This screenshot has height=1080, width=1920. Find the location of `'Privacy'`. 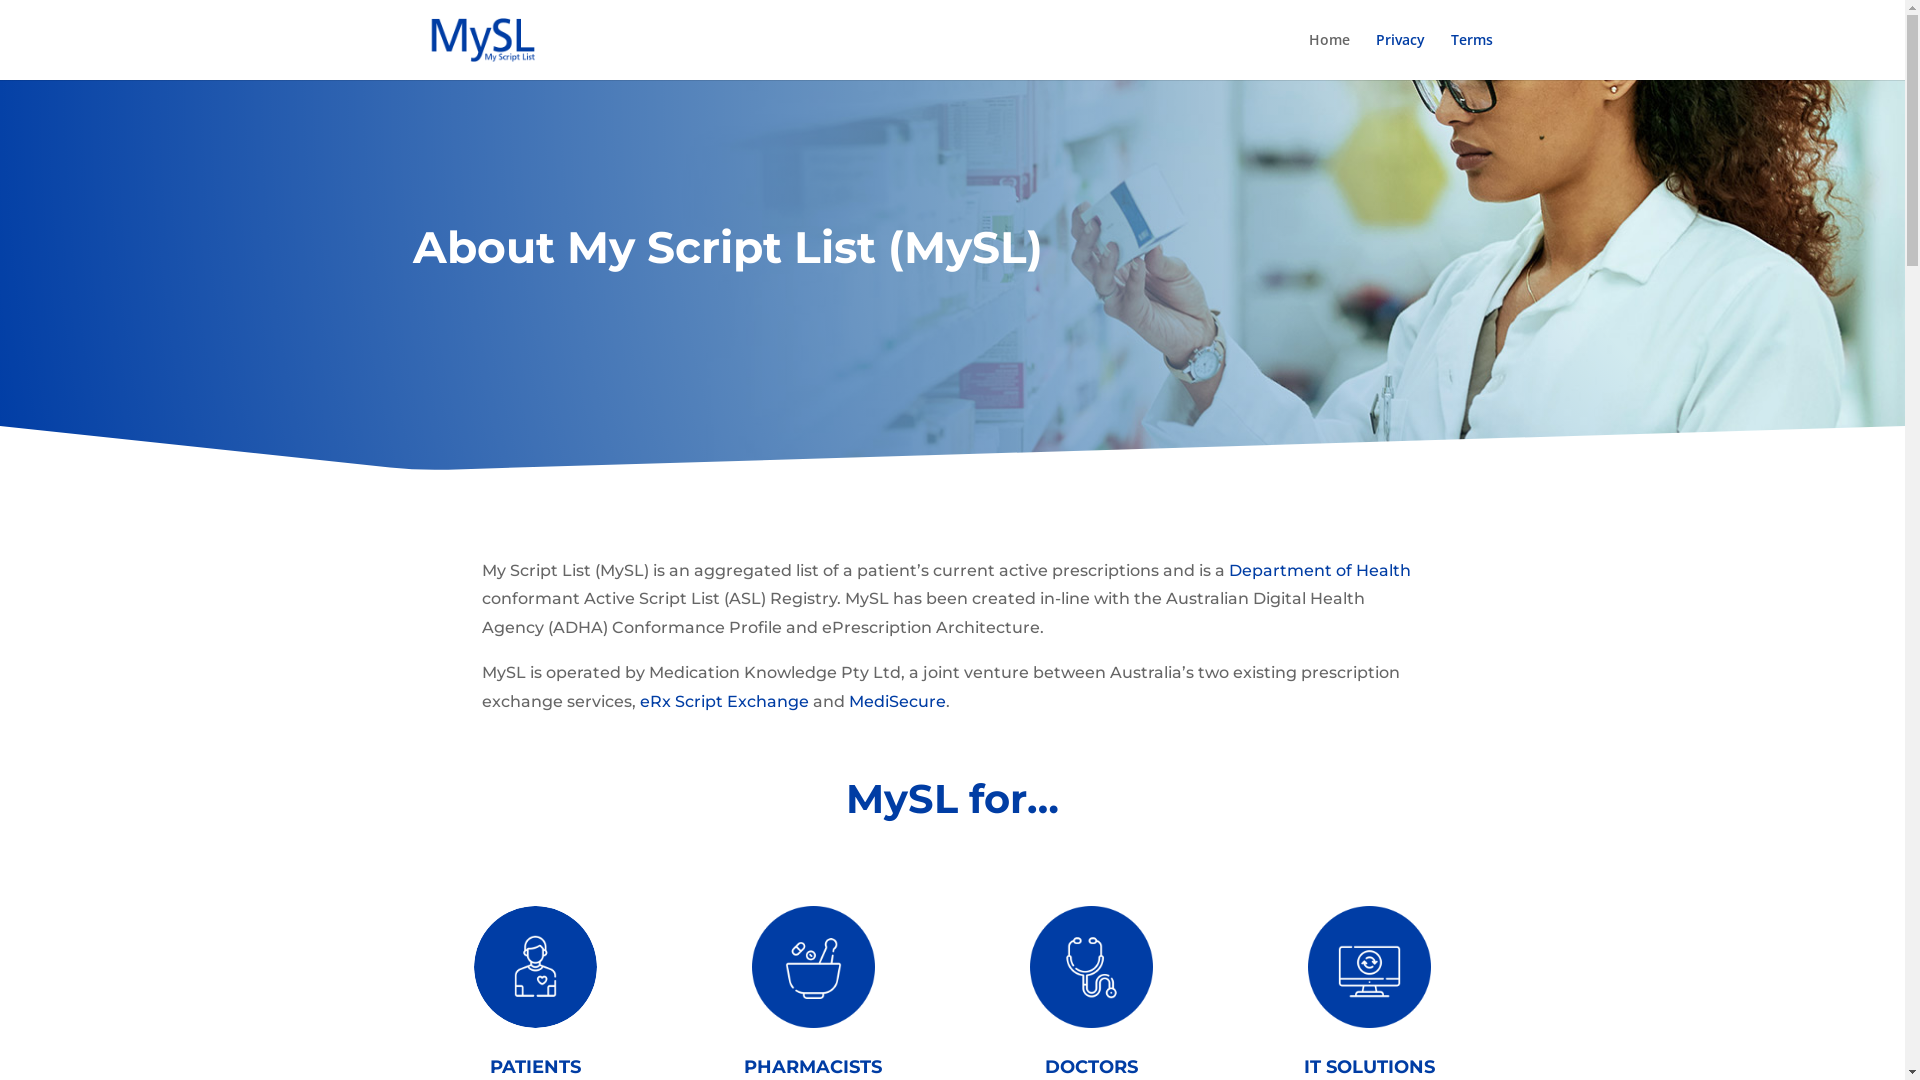

'Privacy' is located at coordinates (1399, 55).